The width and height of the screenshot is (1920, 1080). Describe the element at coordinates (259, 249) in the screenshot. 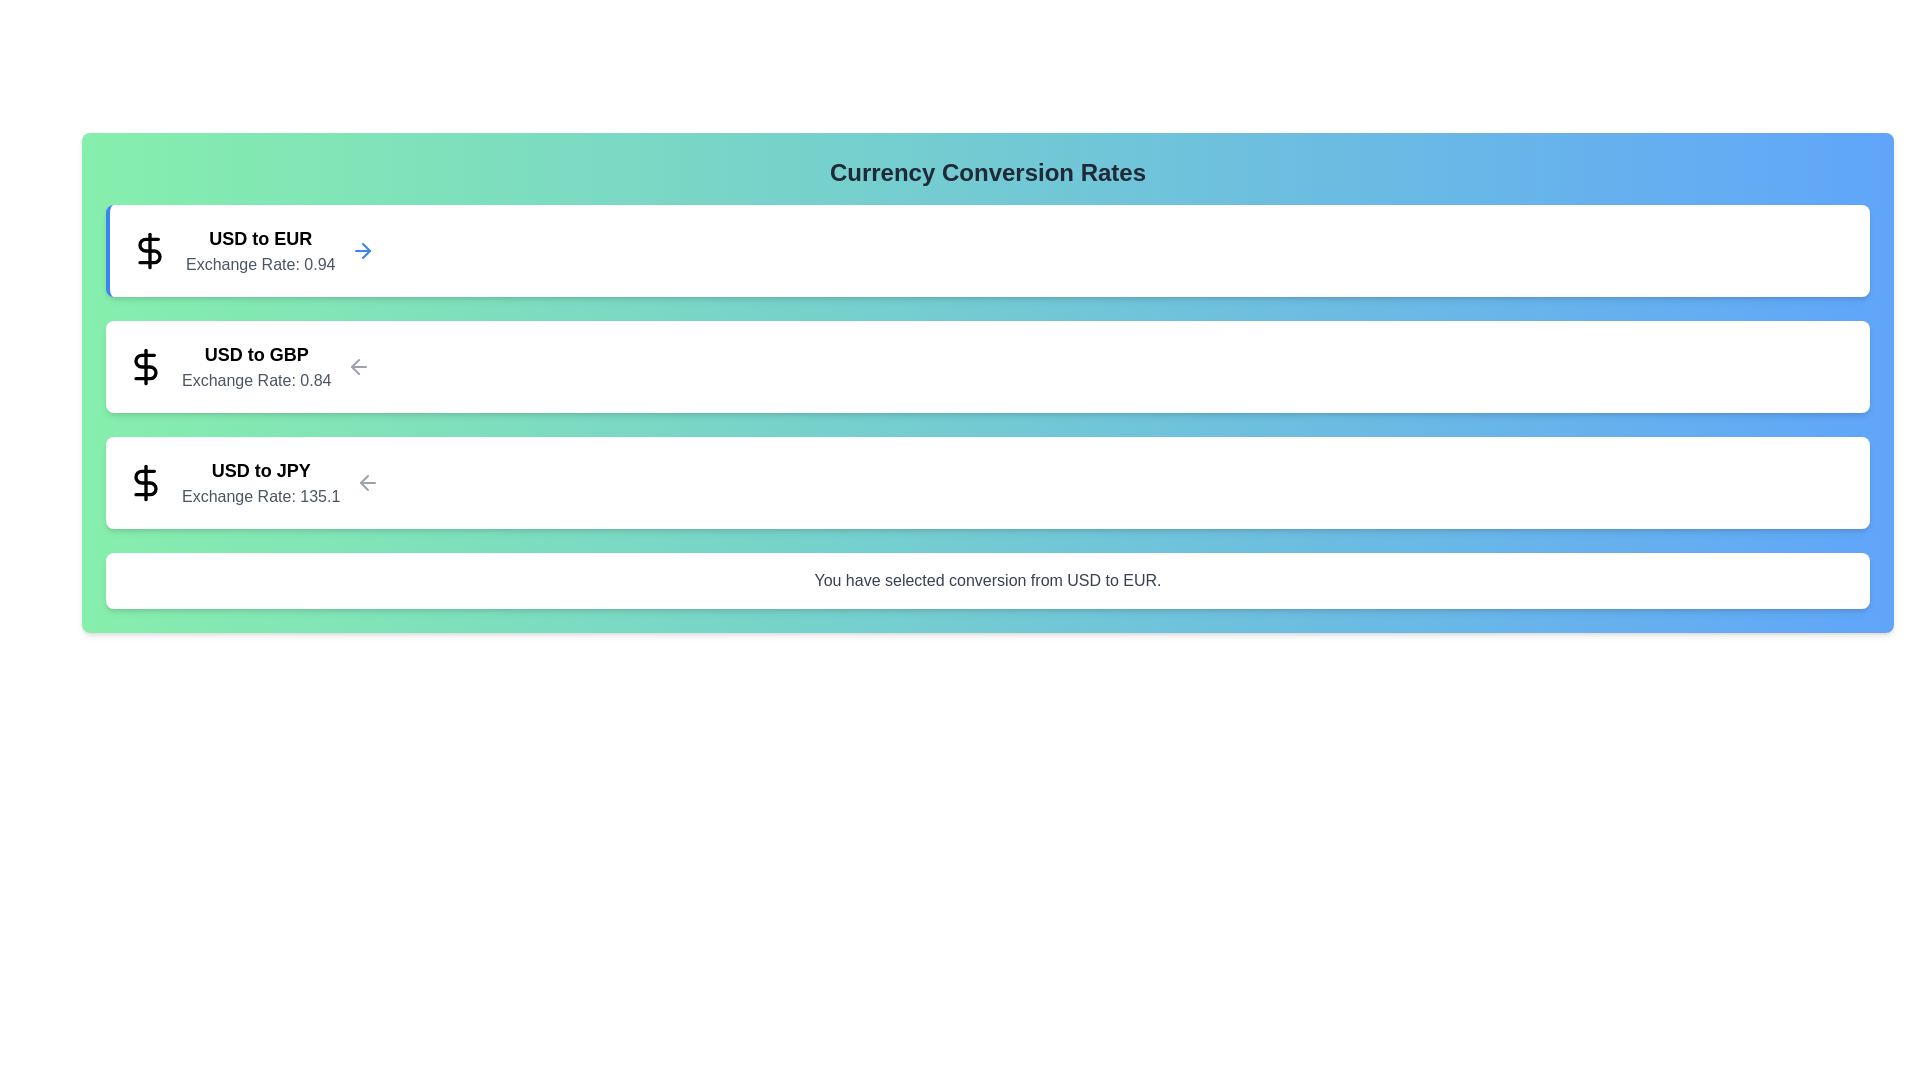

I see `the display card containing the text 'USD to EUR' and 'Exchange Rate: 0.94', which is the topmost card in a list of currency conversion options` at that location.